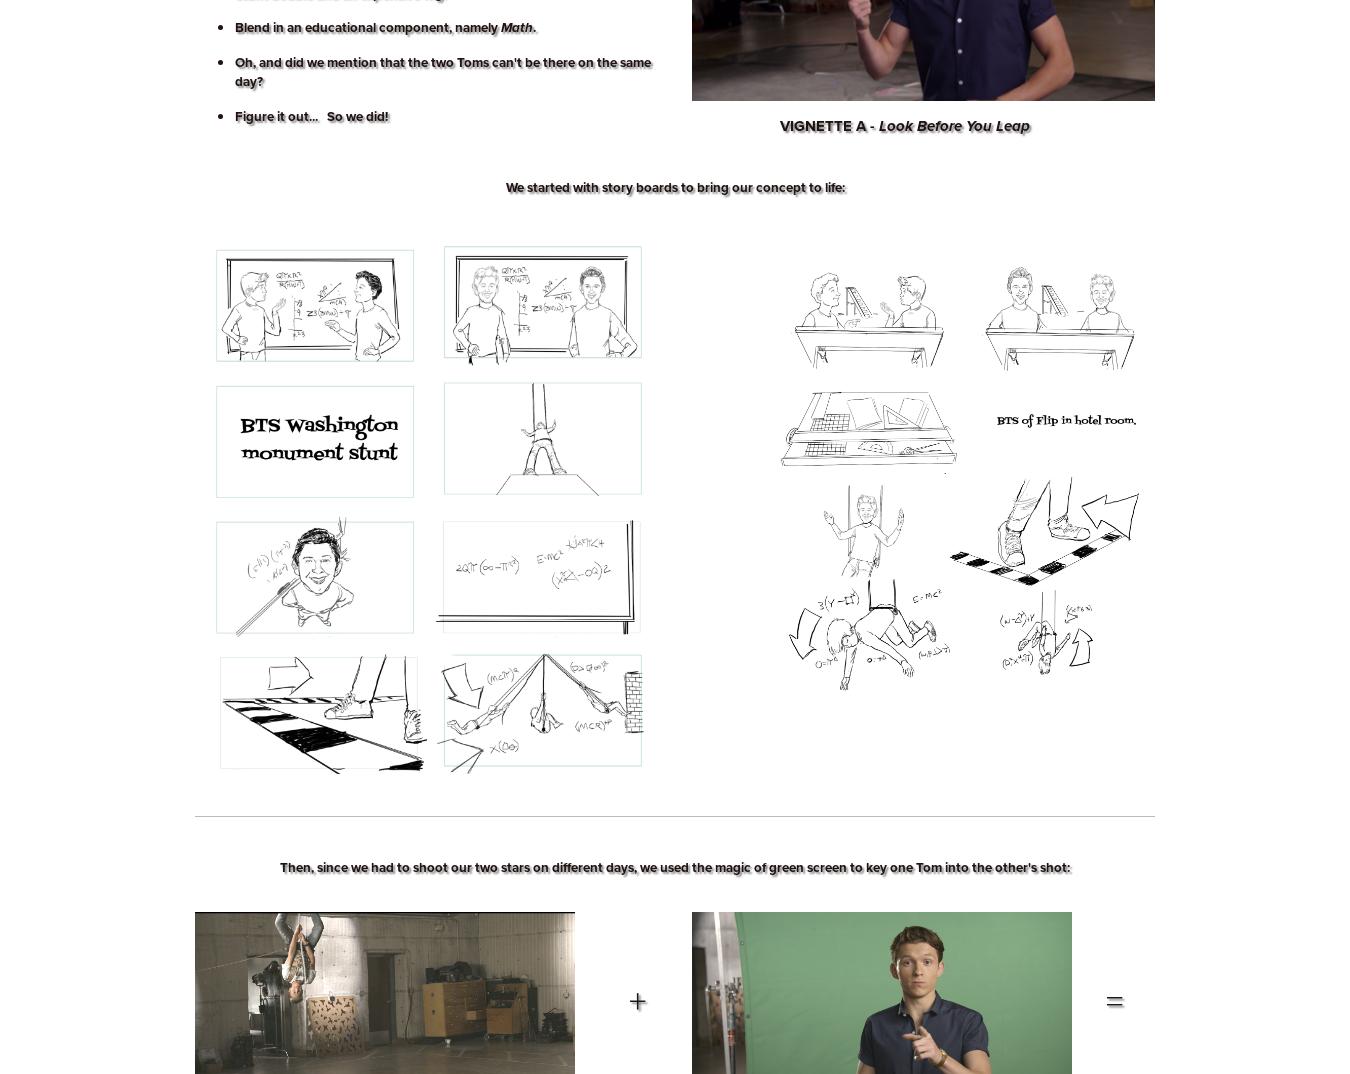 The width and height of the screenshot is (1350, 1074). What do you see at coordinates (533, 26) in the screenshot?
I see `'.'` at bounding box center [533, 26].